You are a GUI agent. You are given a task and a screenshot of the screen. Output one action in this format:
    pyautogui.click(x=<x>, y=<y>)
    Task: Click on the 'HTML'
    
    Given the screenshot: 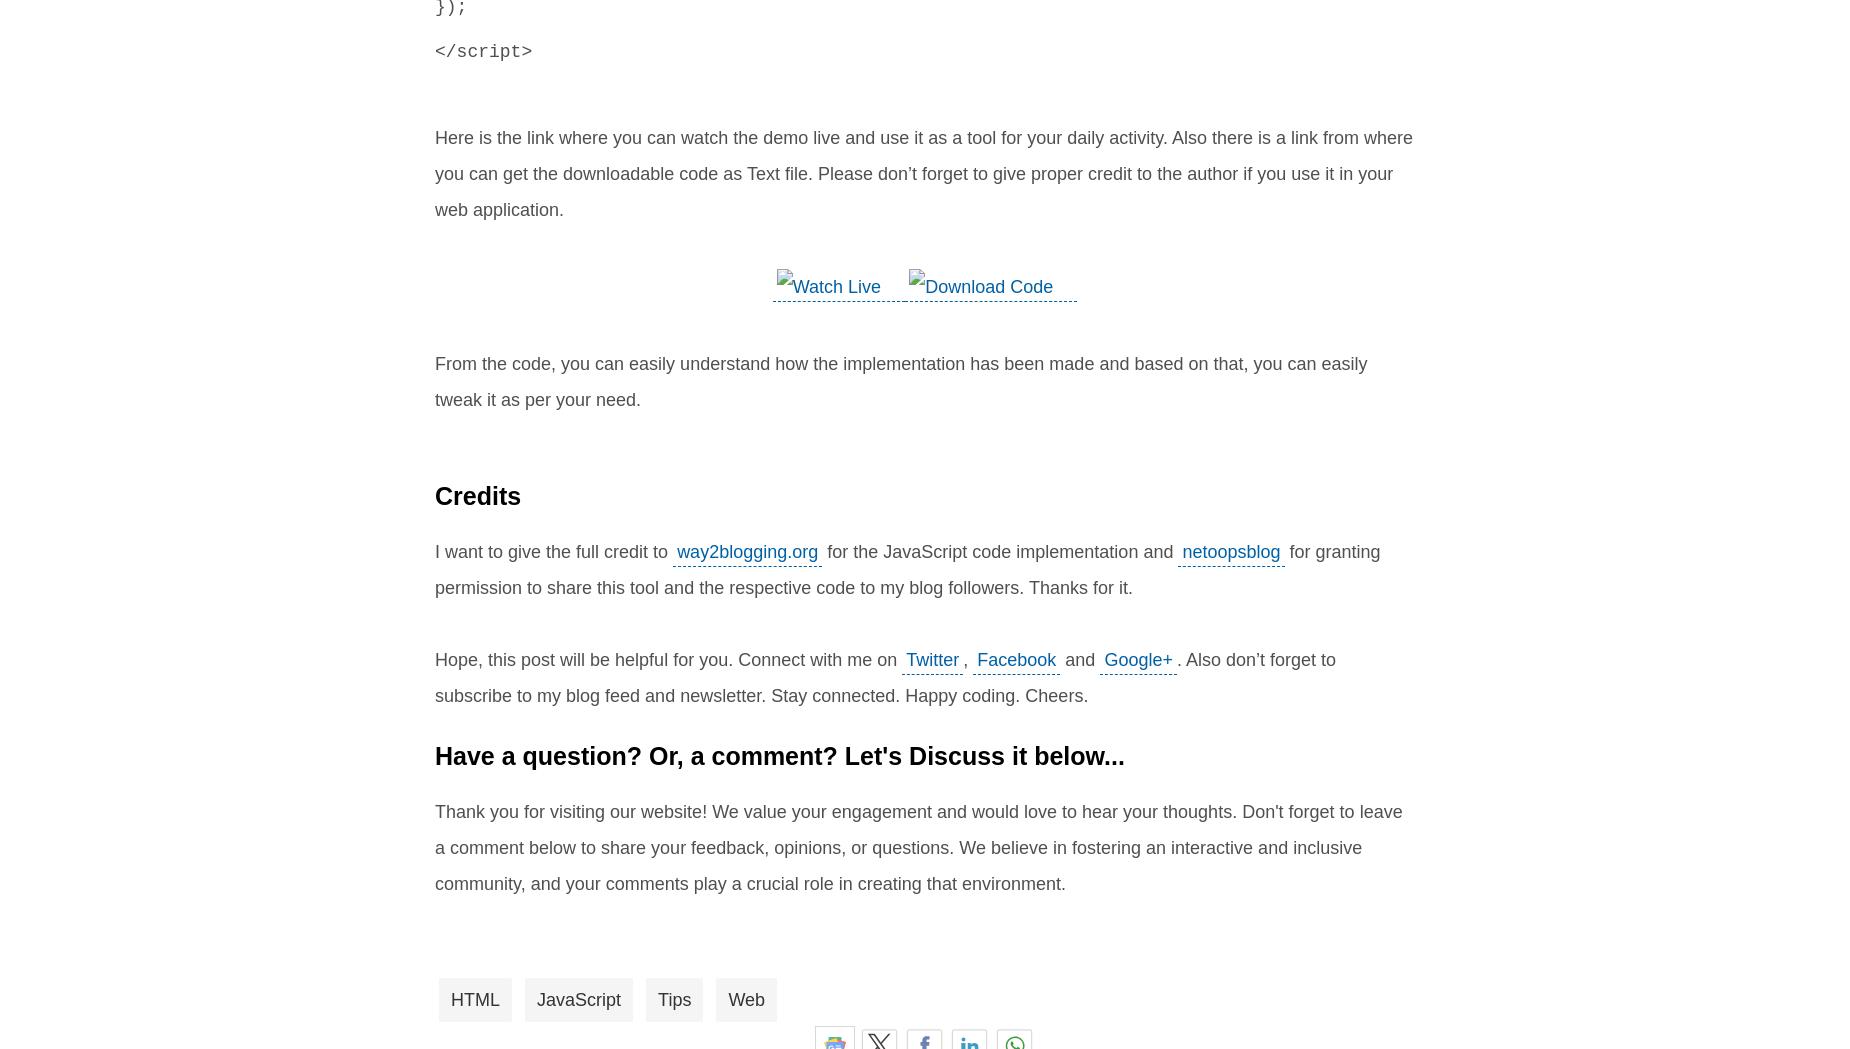 What is the action you would take?
    pyautogui.click(x=450, y=999)
    